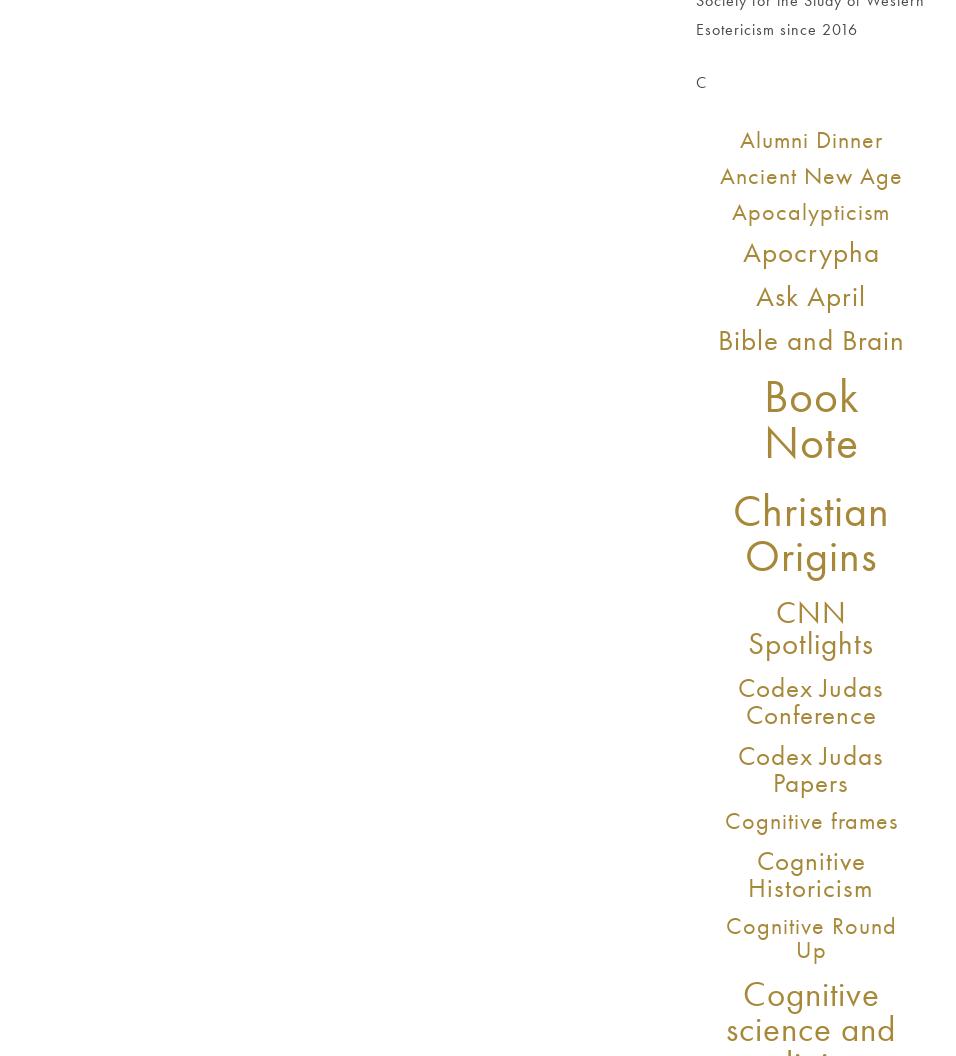  What do you see at coordinates (809, 936) in the screenshot?
I see `'Cognitive Round Up'` at bounding box center [809, 936].